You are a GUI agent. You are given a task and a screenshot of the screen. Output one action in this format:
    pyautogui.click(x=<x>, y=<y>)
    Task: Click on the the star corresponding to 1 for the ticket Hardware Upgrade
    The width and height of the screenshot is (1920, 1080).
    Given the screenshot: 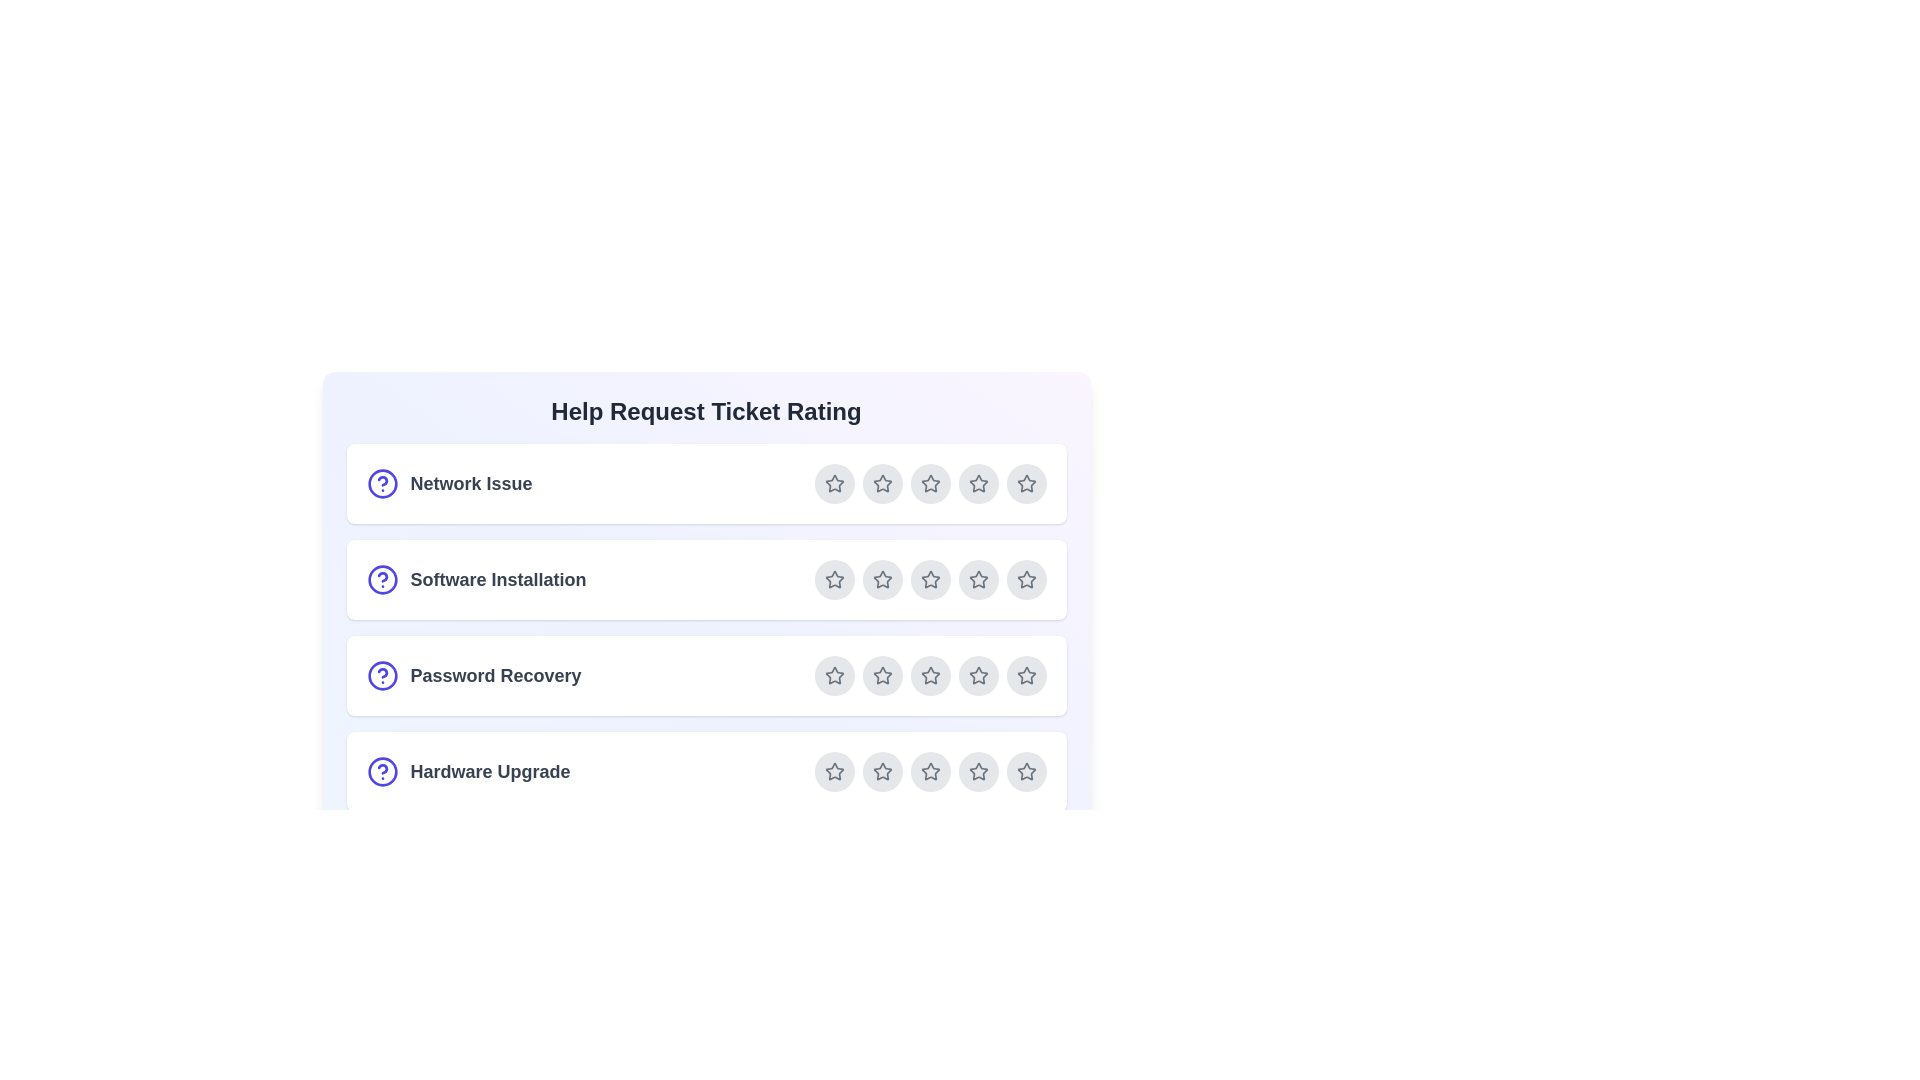 What is the action you would take?
    pyautogui.click(x=834, y=770)
    